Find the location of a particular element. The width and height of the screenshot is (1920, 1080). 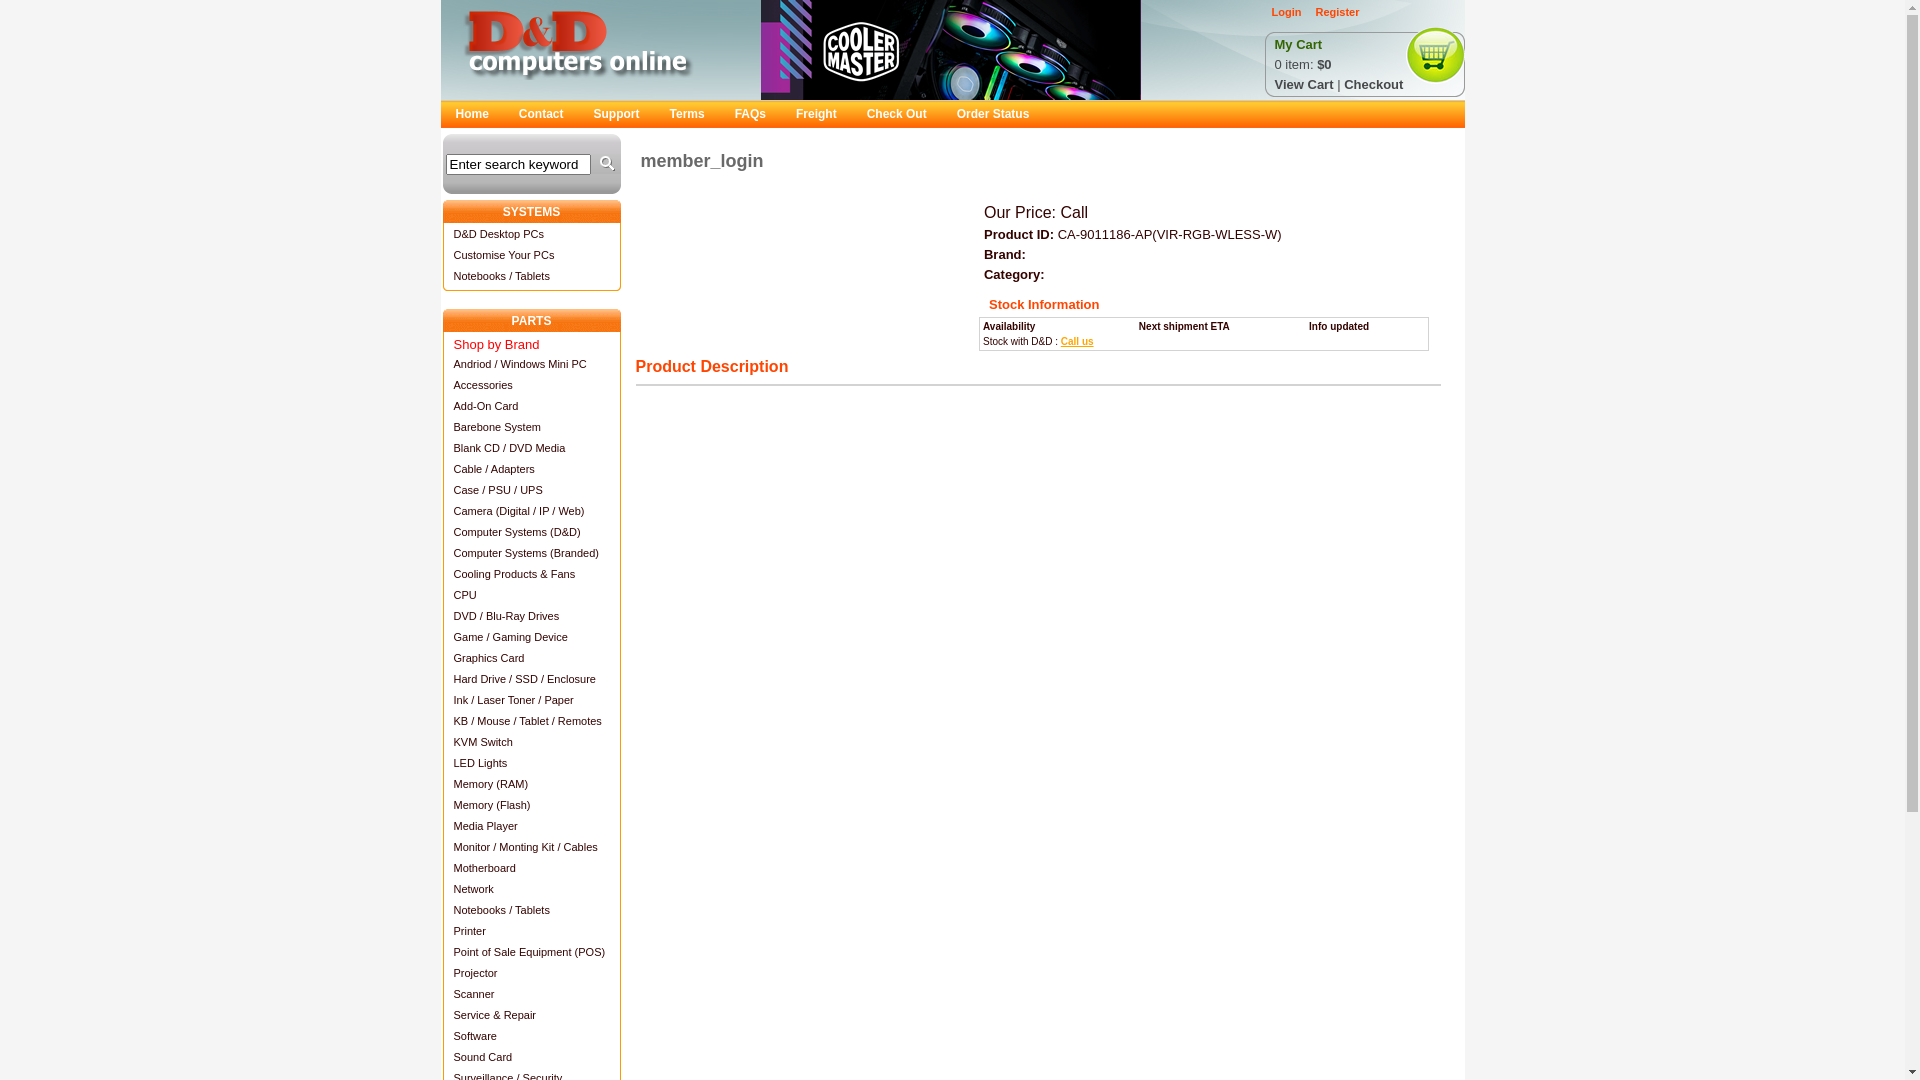

'Game / Gaming Device' is located at coordinates (440, 636).